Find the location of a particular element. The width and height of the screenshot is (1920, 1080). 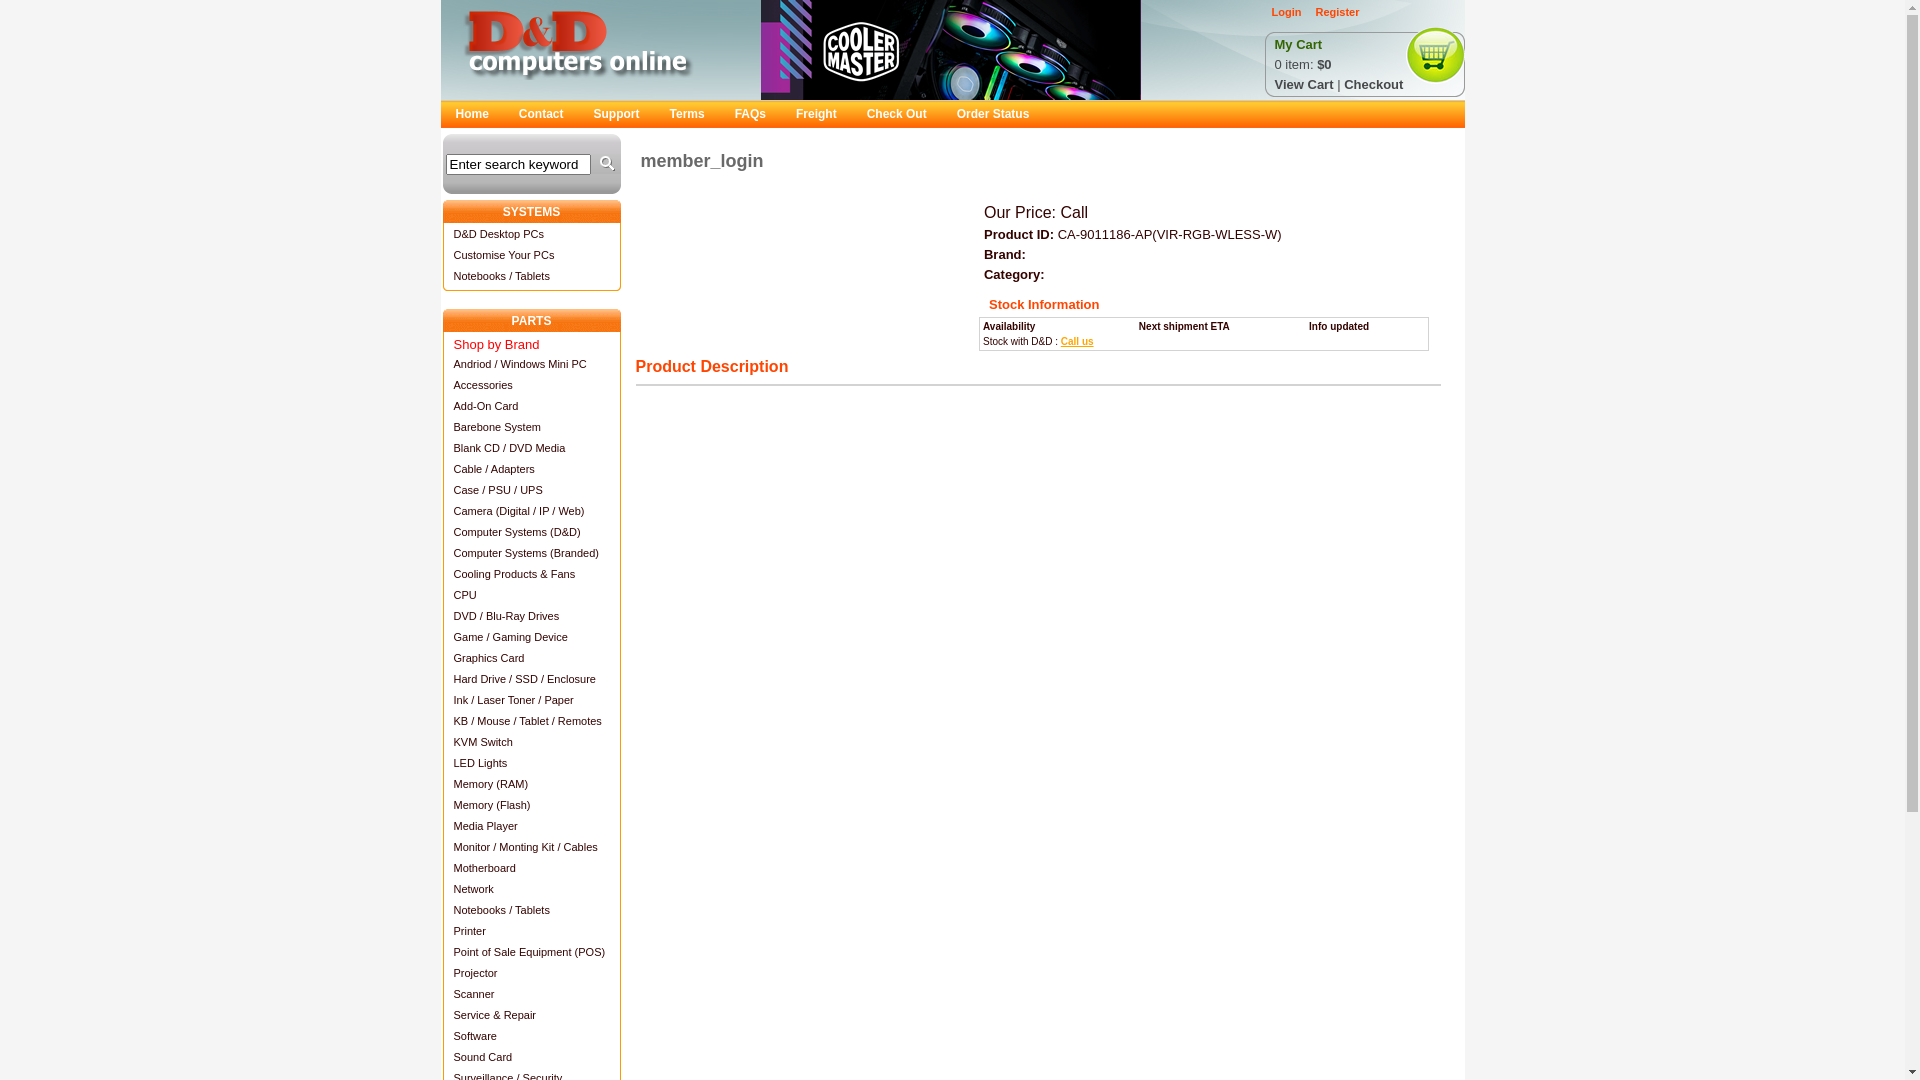

'Game / Gaming Device' is located at coordinates (440, 636).